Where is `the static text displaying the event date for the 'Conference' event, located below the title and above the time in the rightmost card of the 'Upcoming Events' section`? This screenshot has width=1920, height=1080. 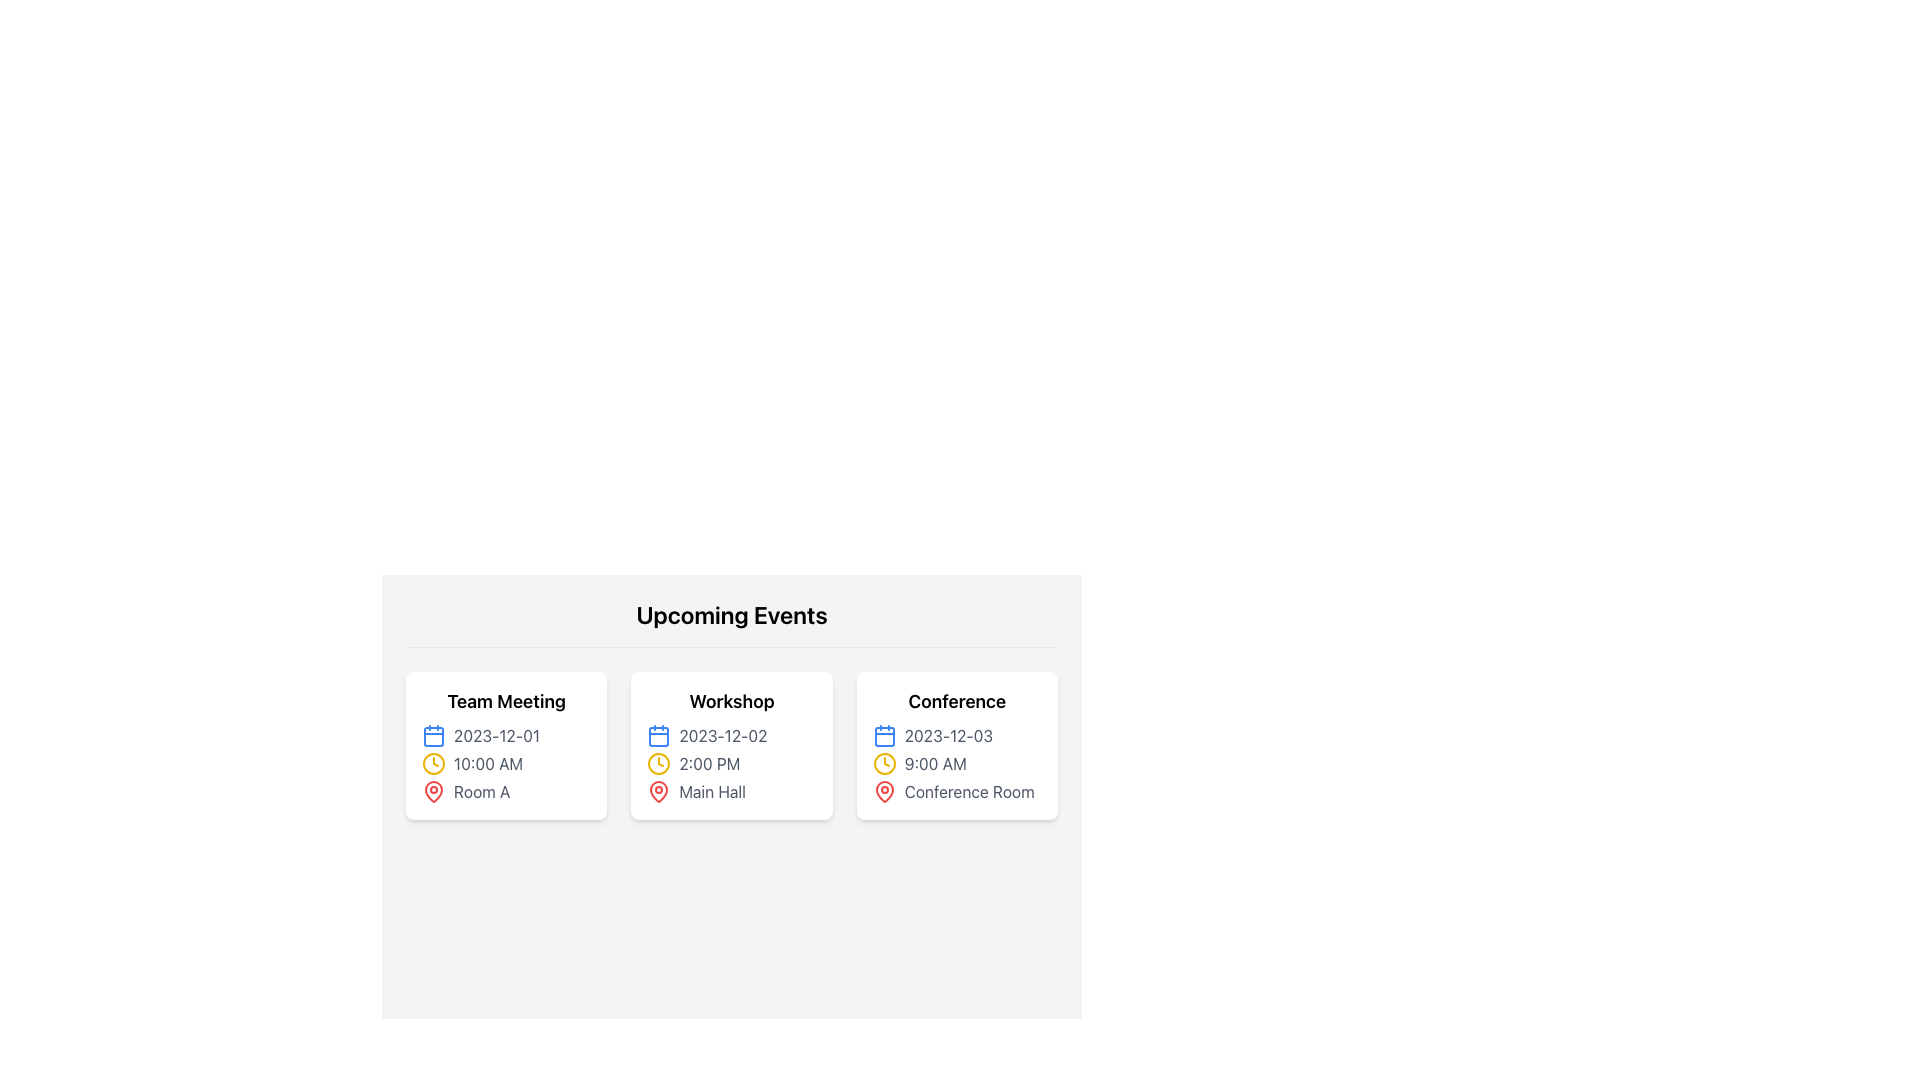 the static text displaying the event date for the 'Conference' event, located below the title and above the time in the rightmost card of the 'Upcoming Events' section is located at coordinates (956, 736).